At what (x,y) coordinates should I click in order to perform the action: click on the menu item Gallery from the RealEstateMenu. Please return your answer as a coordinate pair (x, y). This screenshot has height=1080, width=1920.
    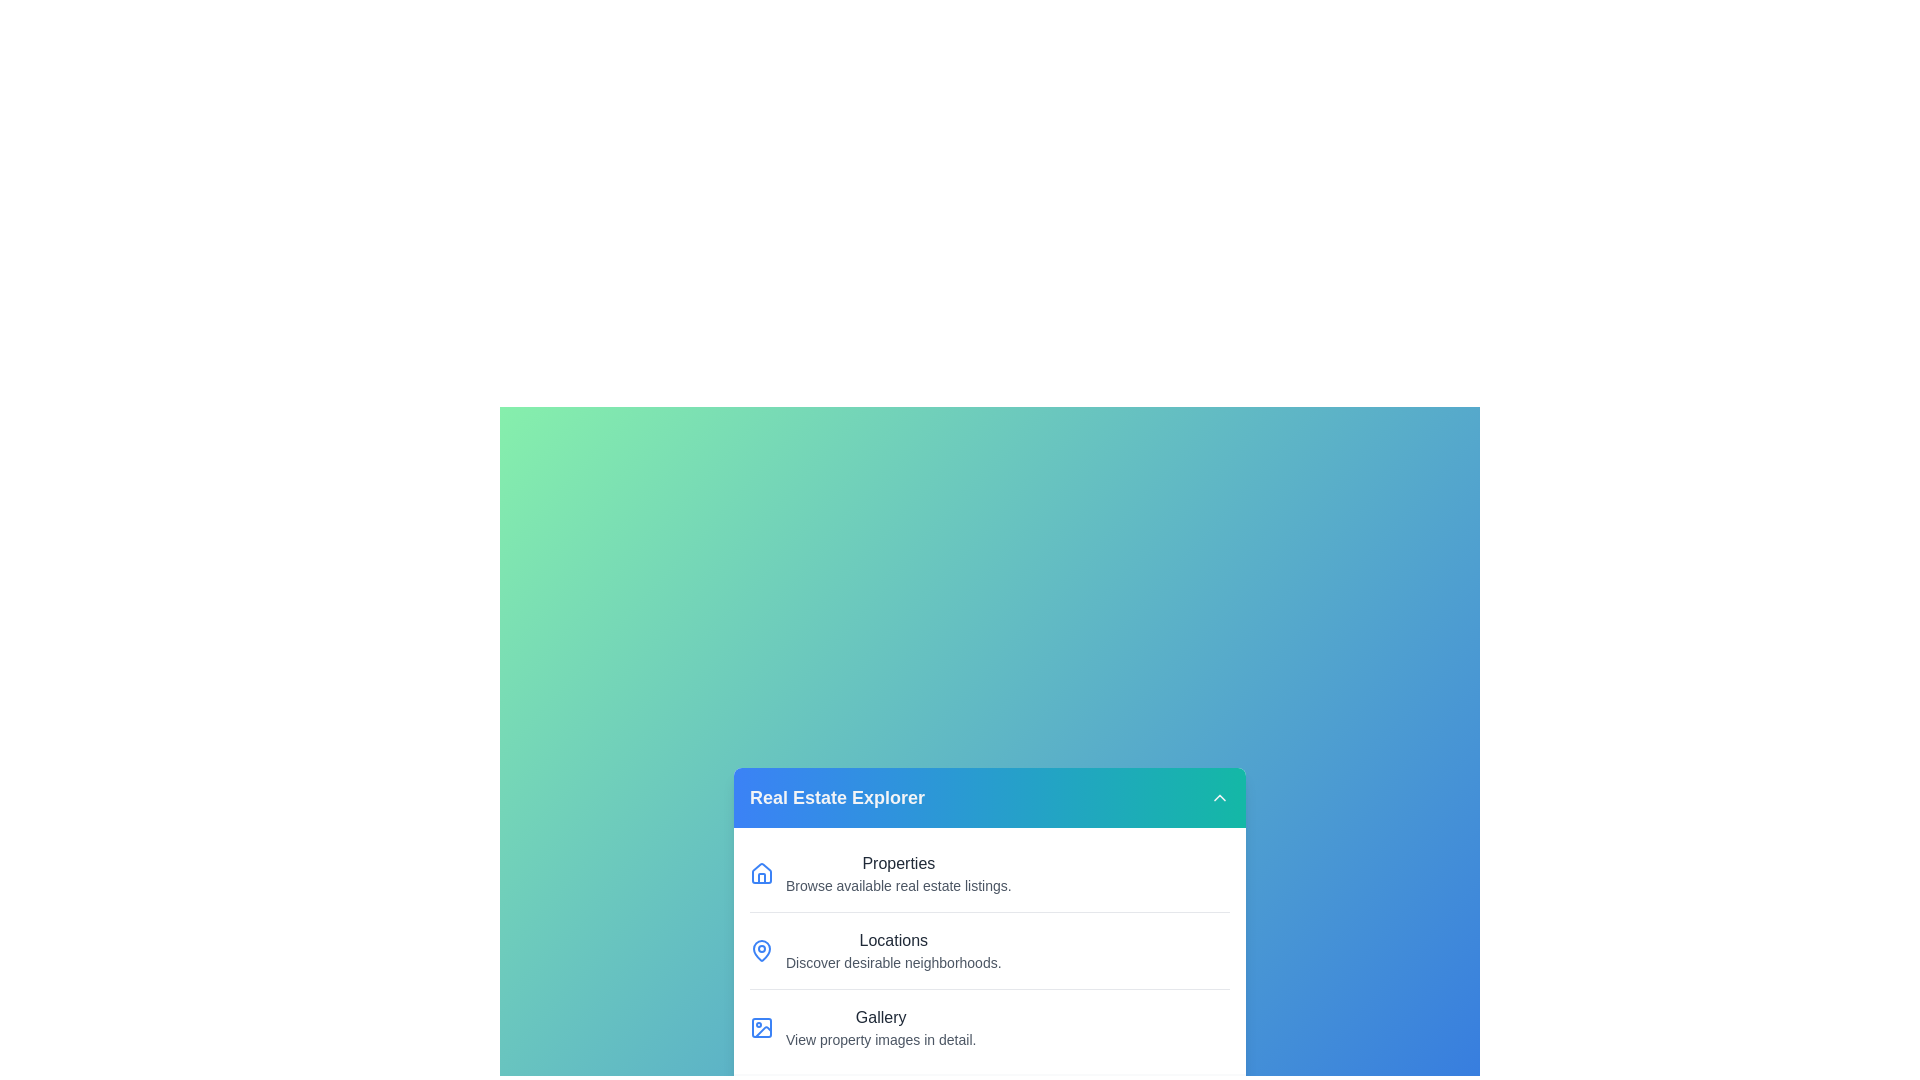
    Looking at the image, I should click on (989, 1027).